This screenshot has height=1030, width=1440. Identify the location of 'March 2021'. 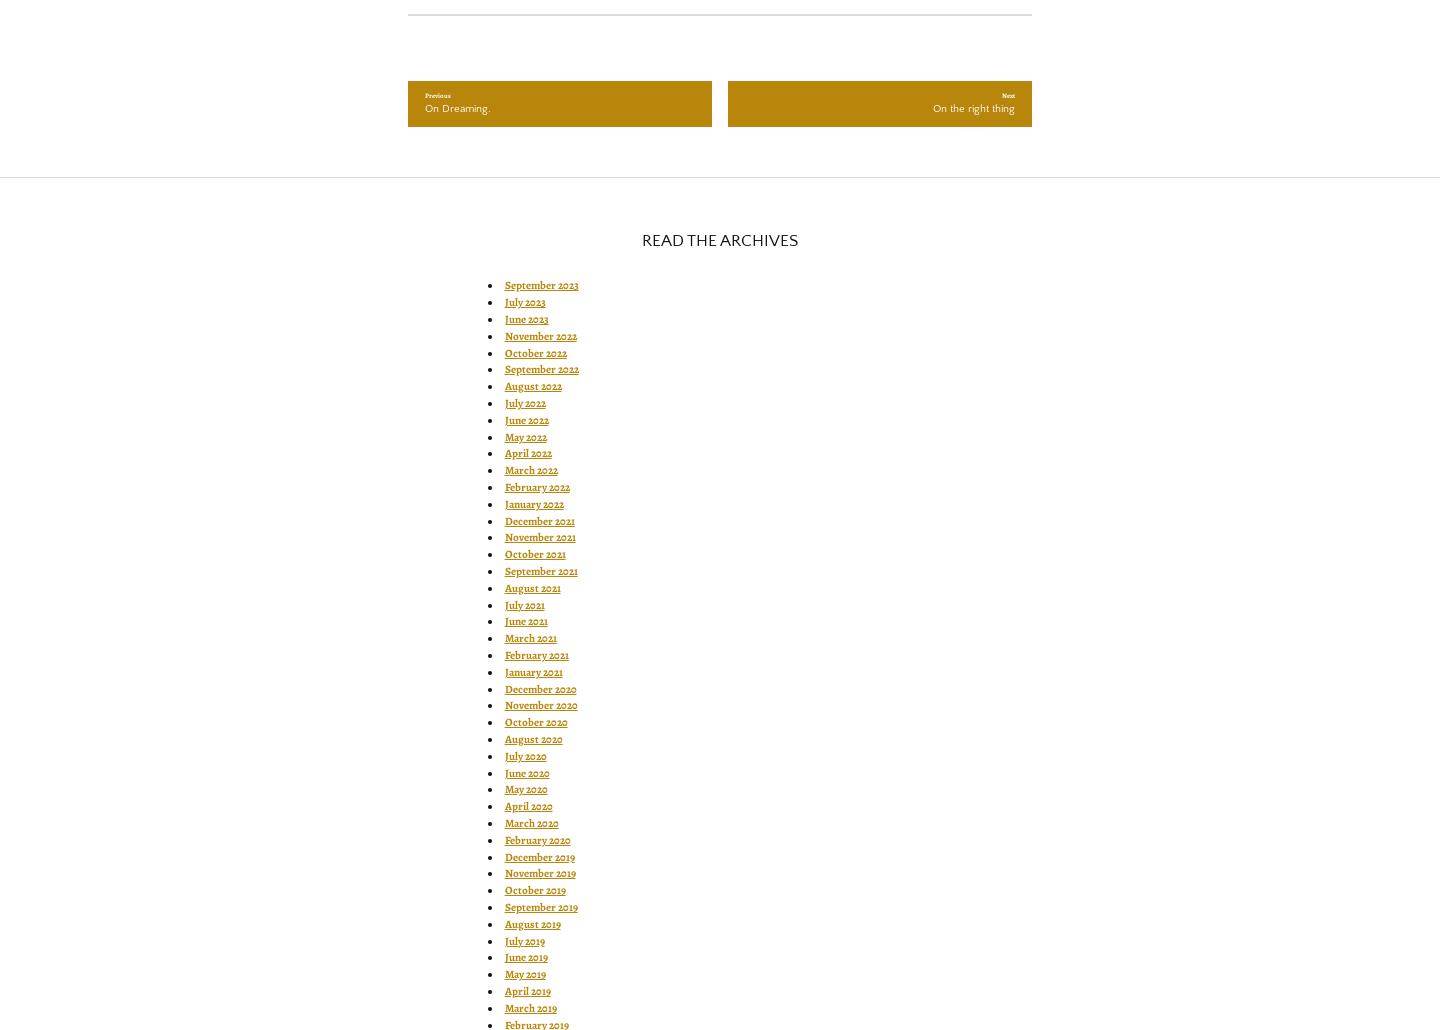
(529, 637).